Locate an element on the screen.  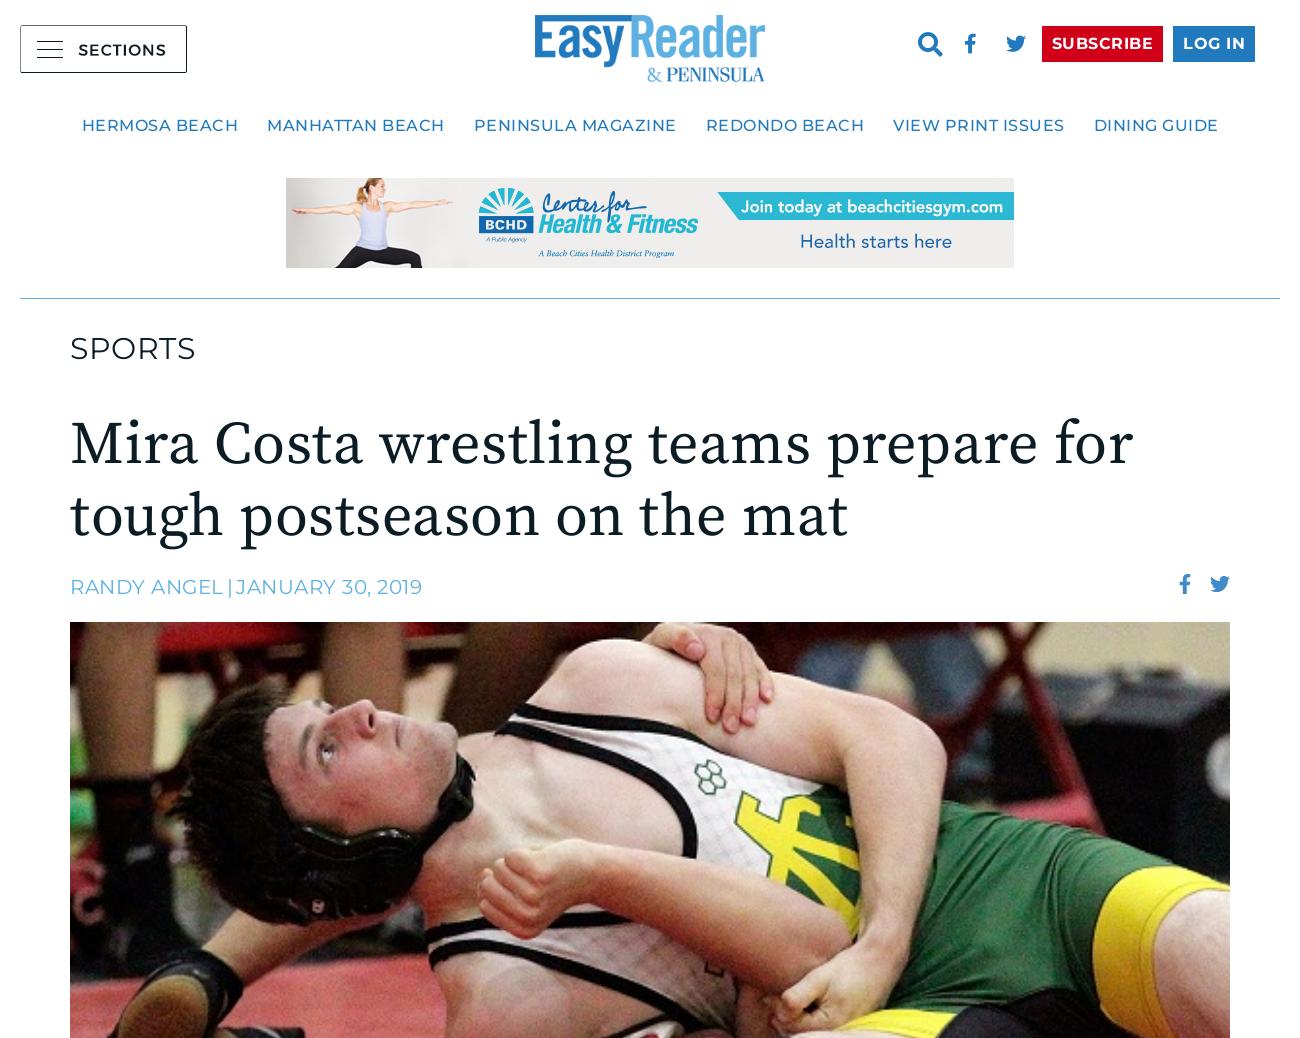
'January 30, 2019' is located at coordinates (234, 584).